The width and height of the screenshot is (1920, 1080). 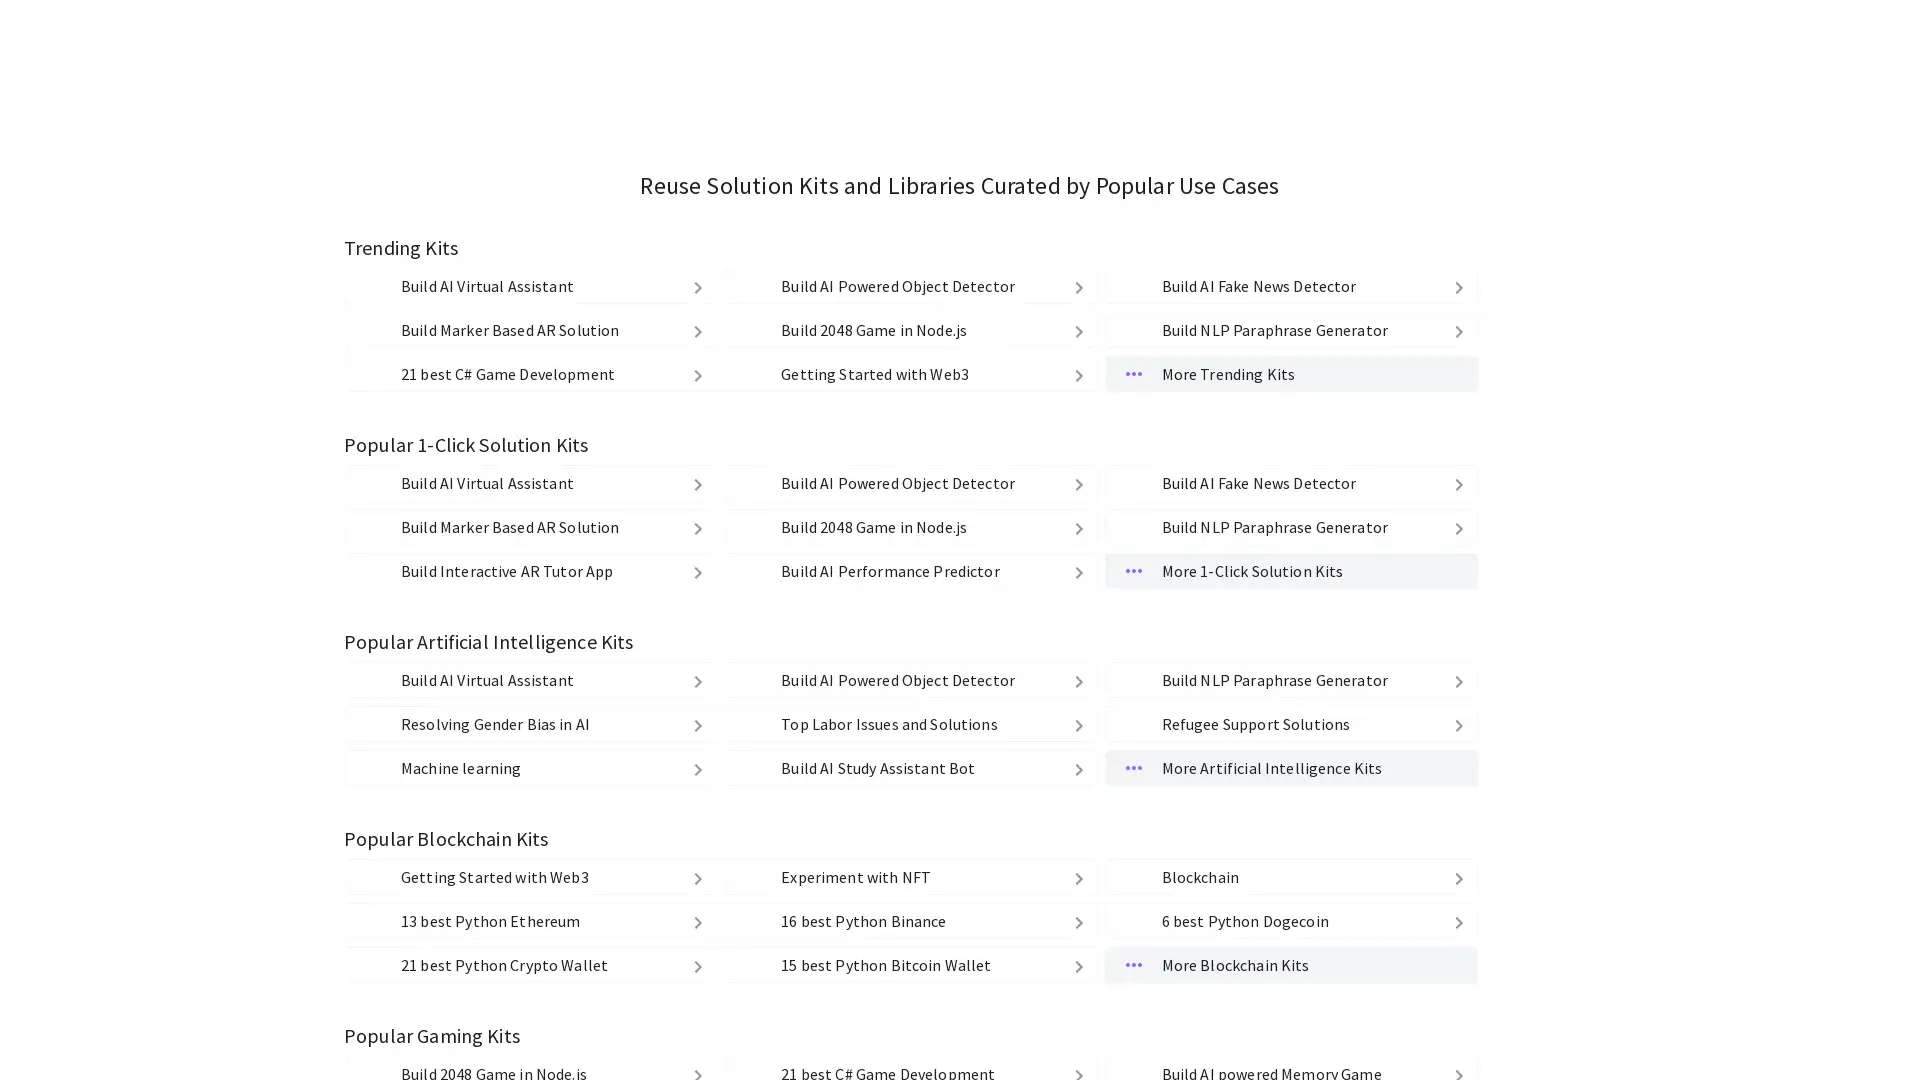 What do you see at coordinates (411, 589) in the screenshot?
I see `Permissive` at bounding box center [411, 589].